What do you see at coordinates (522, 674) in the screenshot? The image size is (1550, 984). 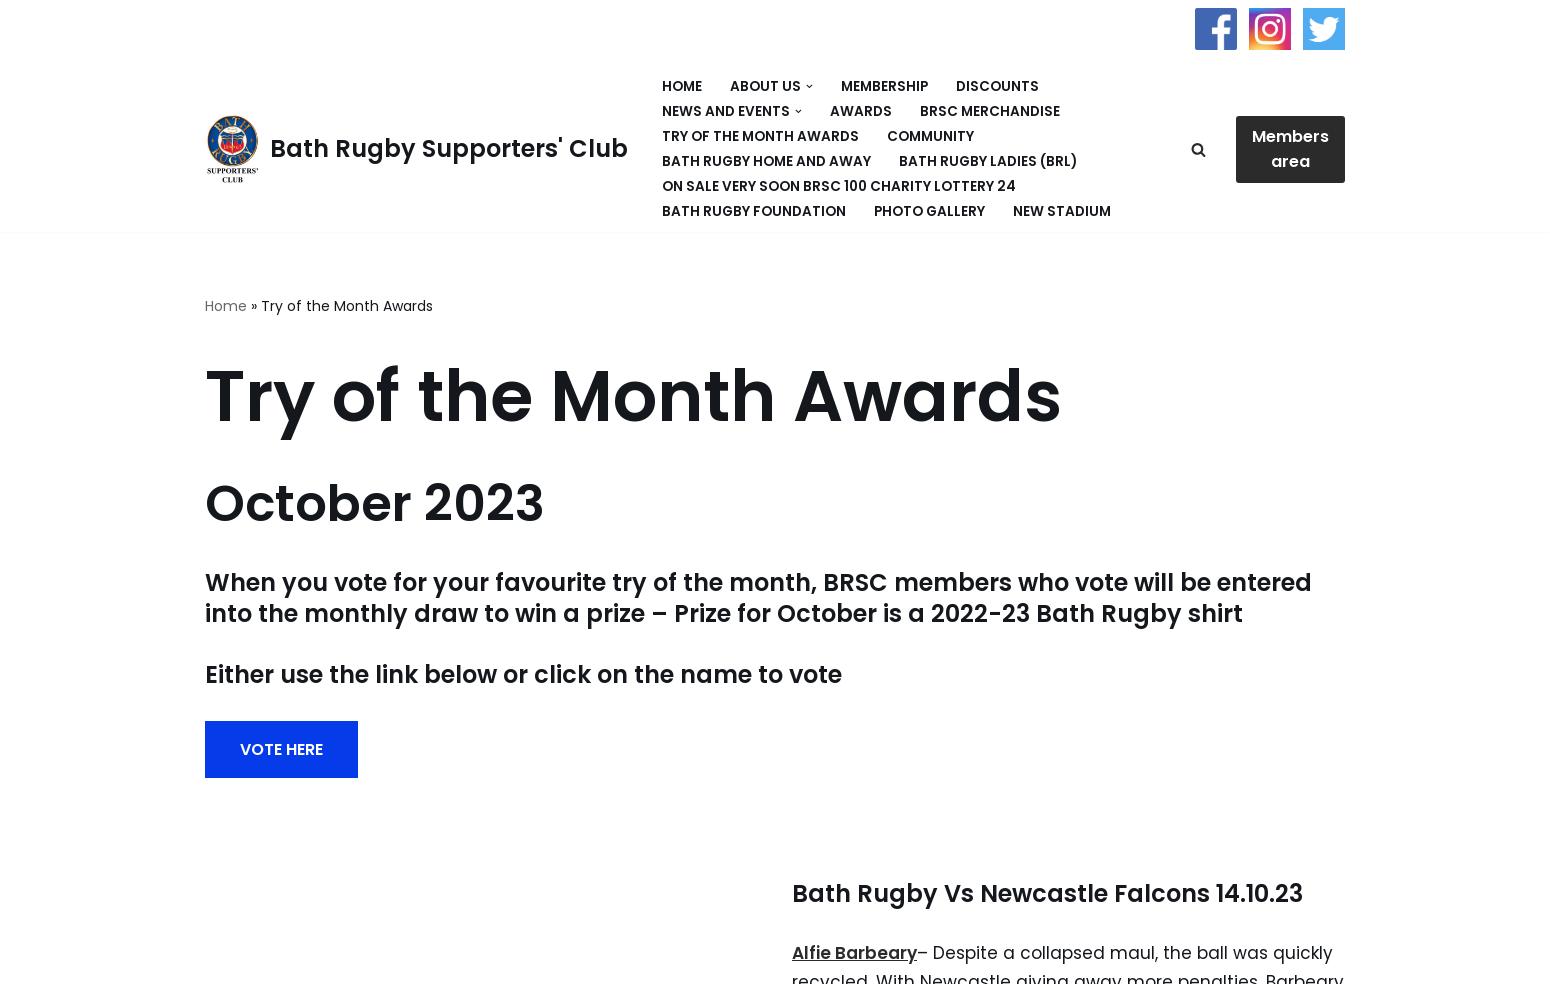 I see `'Either use the link below or click on the name to vote'` at bounding box center [522, 674].